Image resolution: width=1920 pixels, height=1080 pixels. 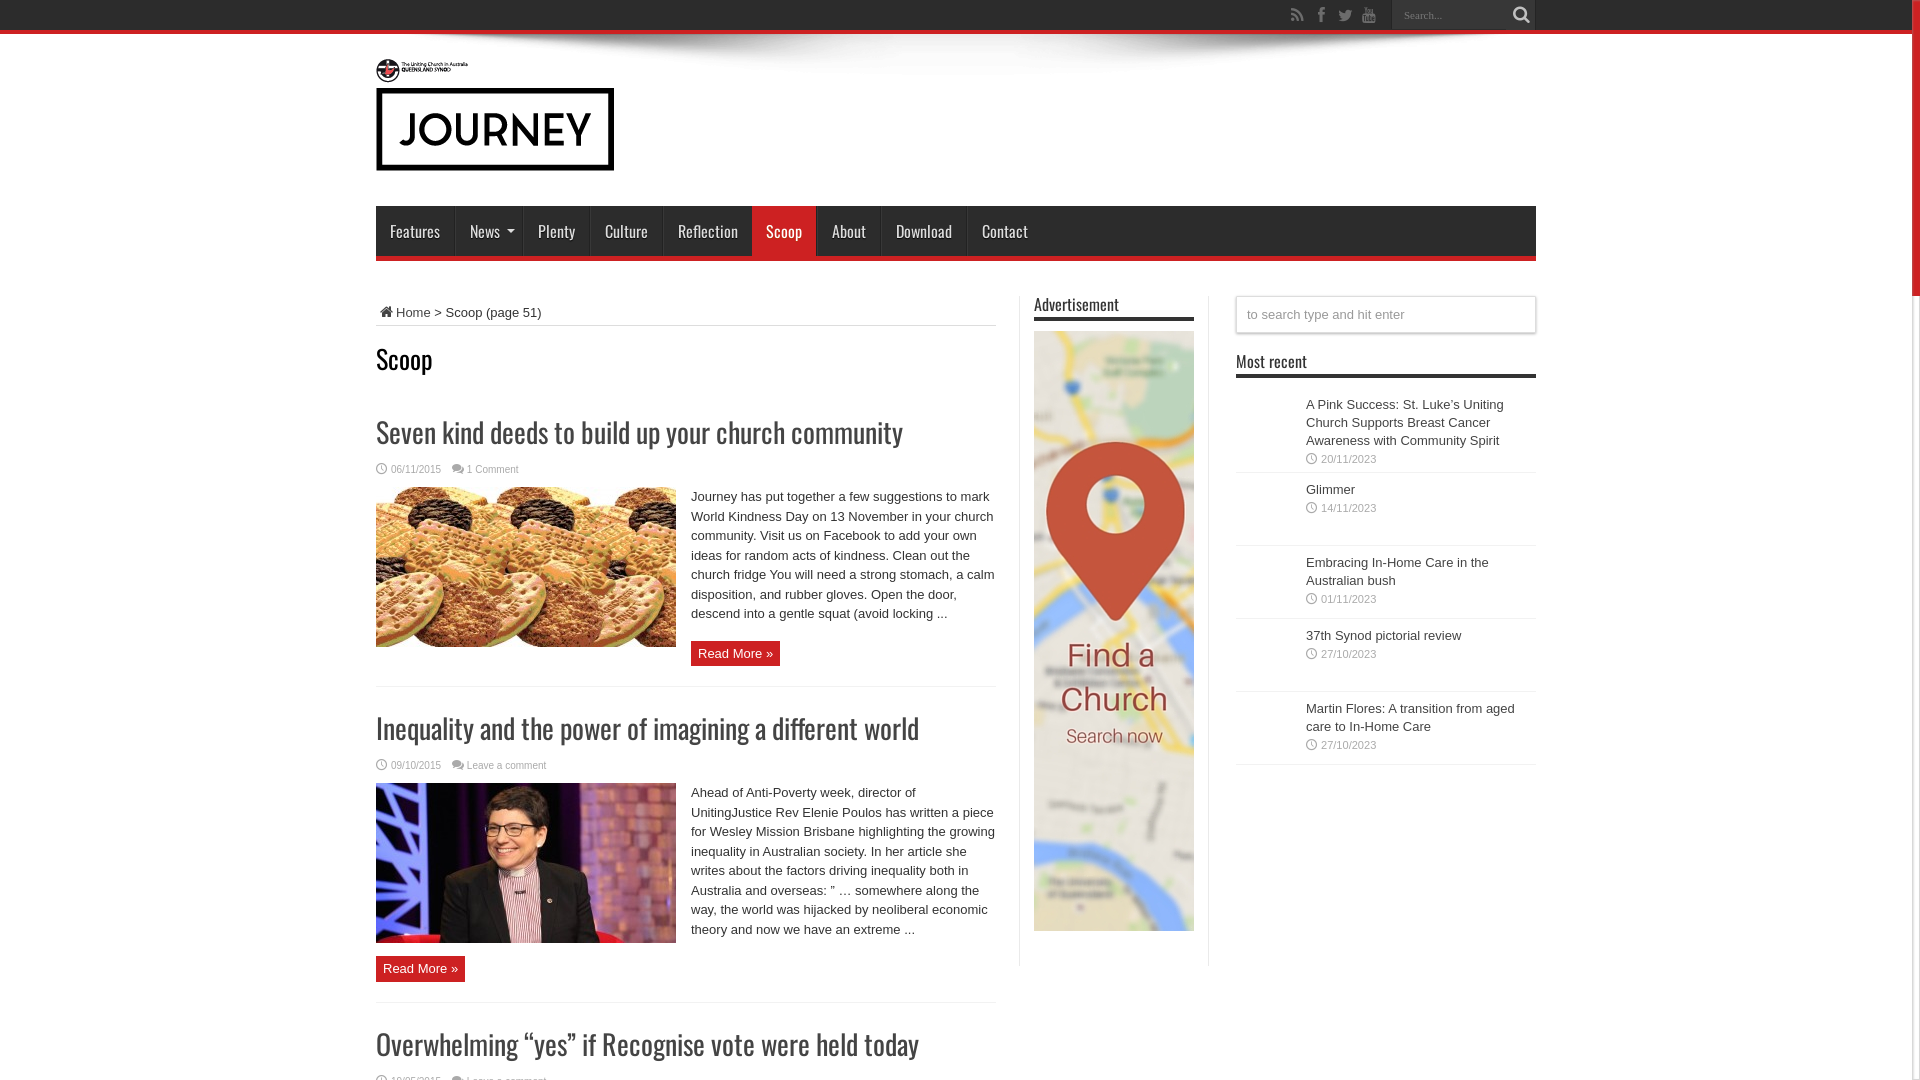 What do you see at coordinates (922, 230) in the screenshot?
I see `'Download'` at bounding box center [922, 230].